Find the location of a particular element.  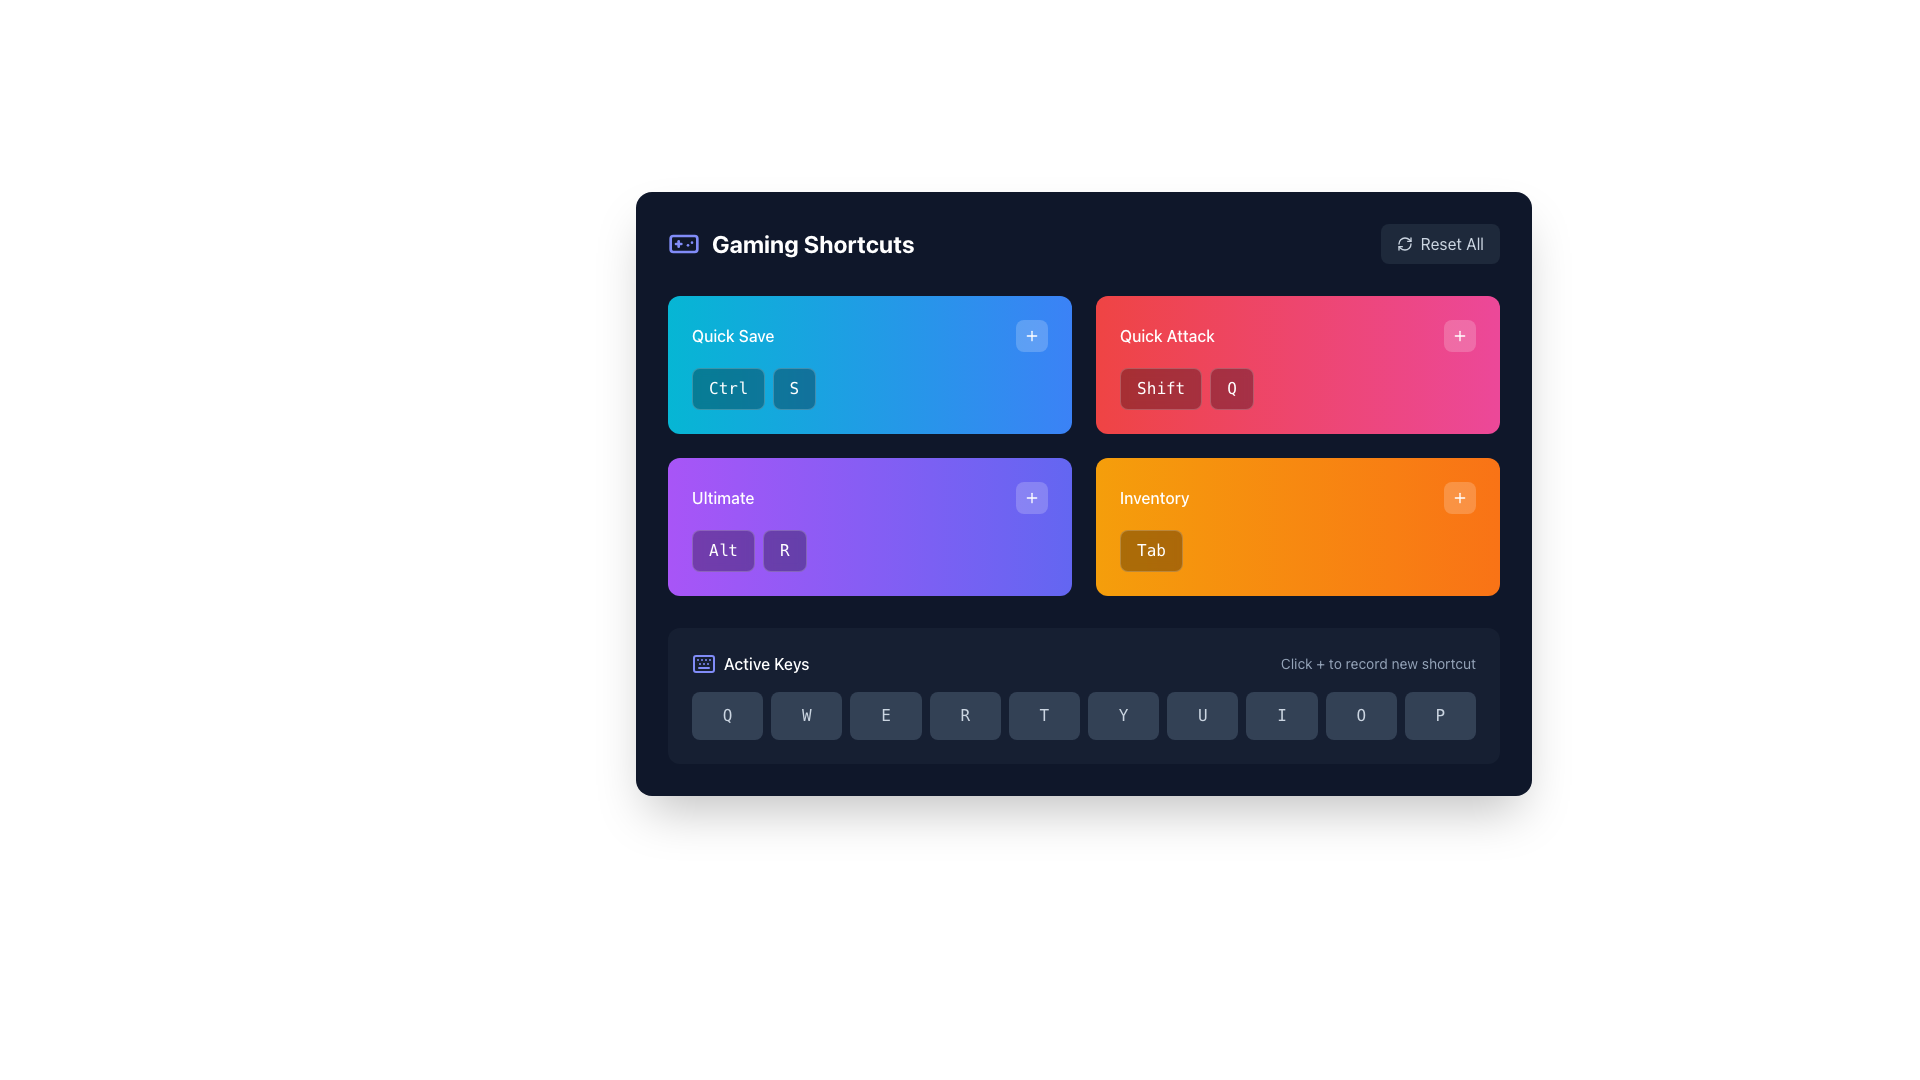

the button labeled 'R', which is a rectangular button with a dark slate background and lighter text, located in the bottom section of the interface between the buttons 'E' and 'T' is located at coordinates (965, 715).